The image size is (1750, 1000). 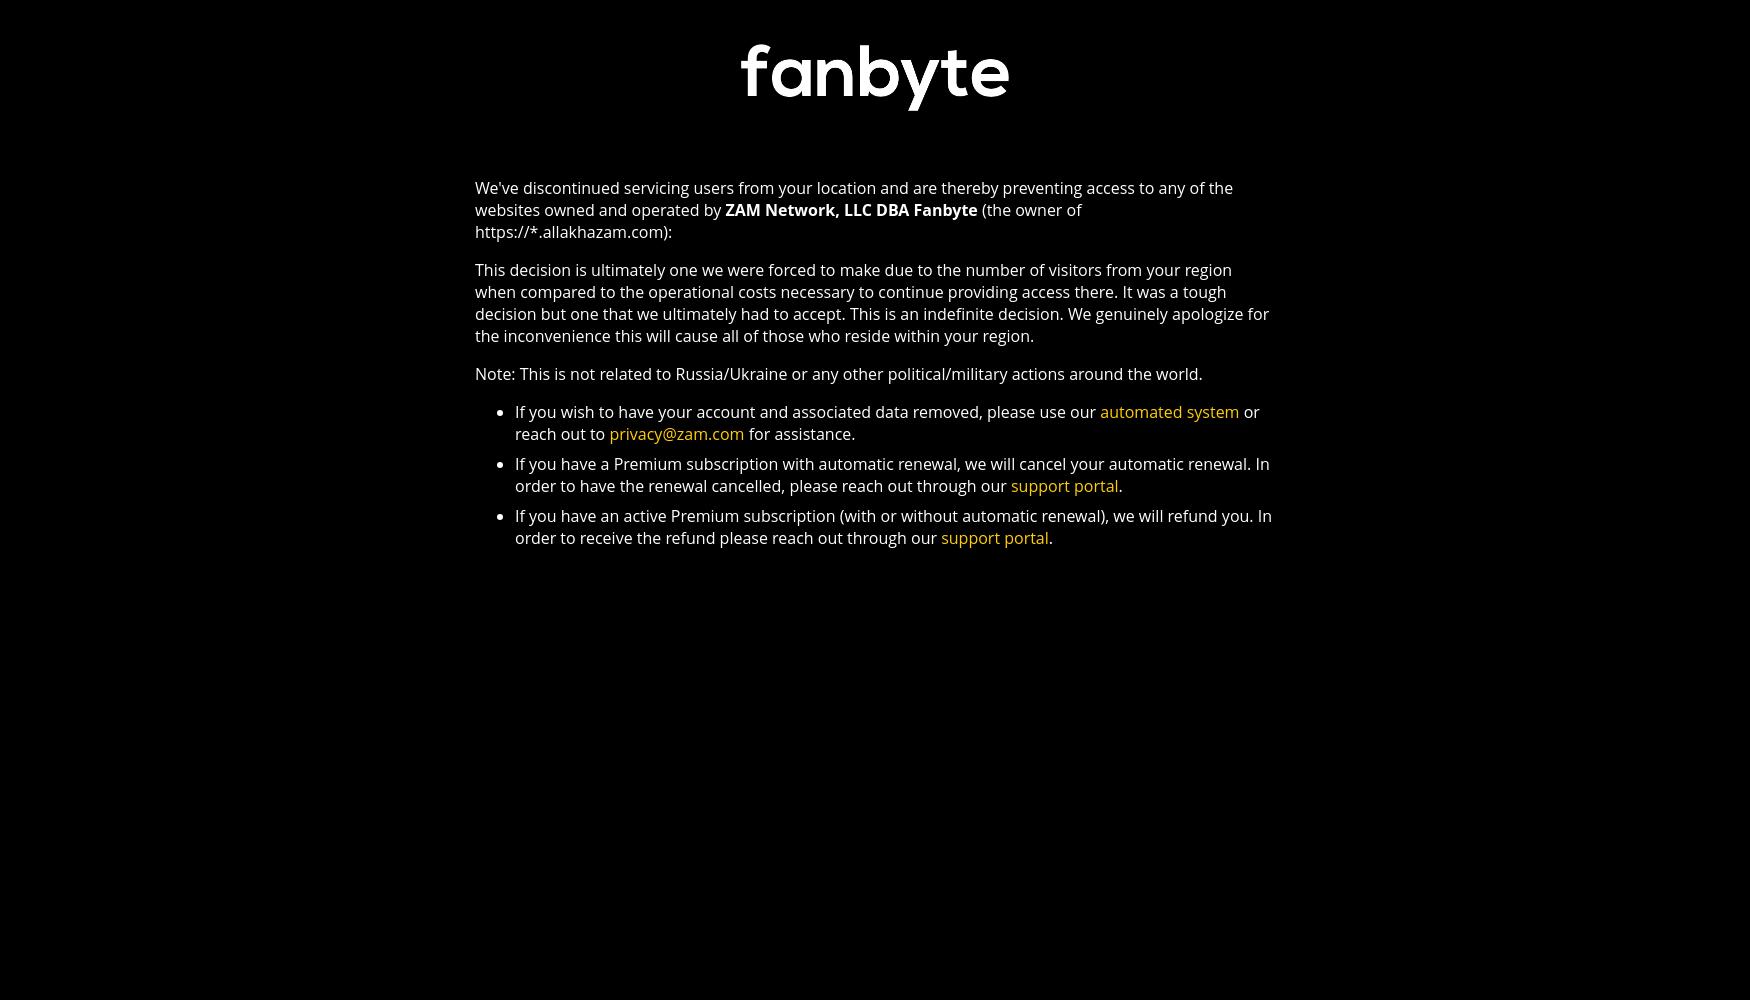 I want to click on 'ZAM Network, LLC DBA Fanbyte', so click(x=851, y=208).